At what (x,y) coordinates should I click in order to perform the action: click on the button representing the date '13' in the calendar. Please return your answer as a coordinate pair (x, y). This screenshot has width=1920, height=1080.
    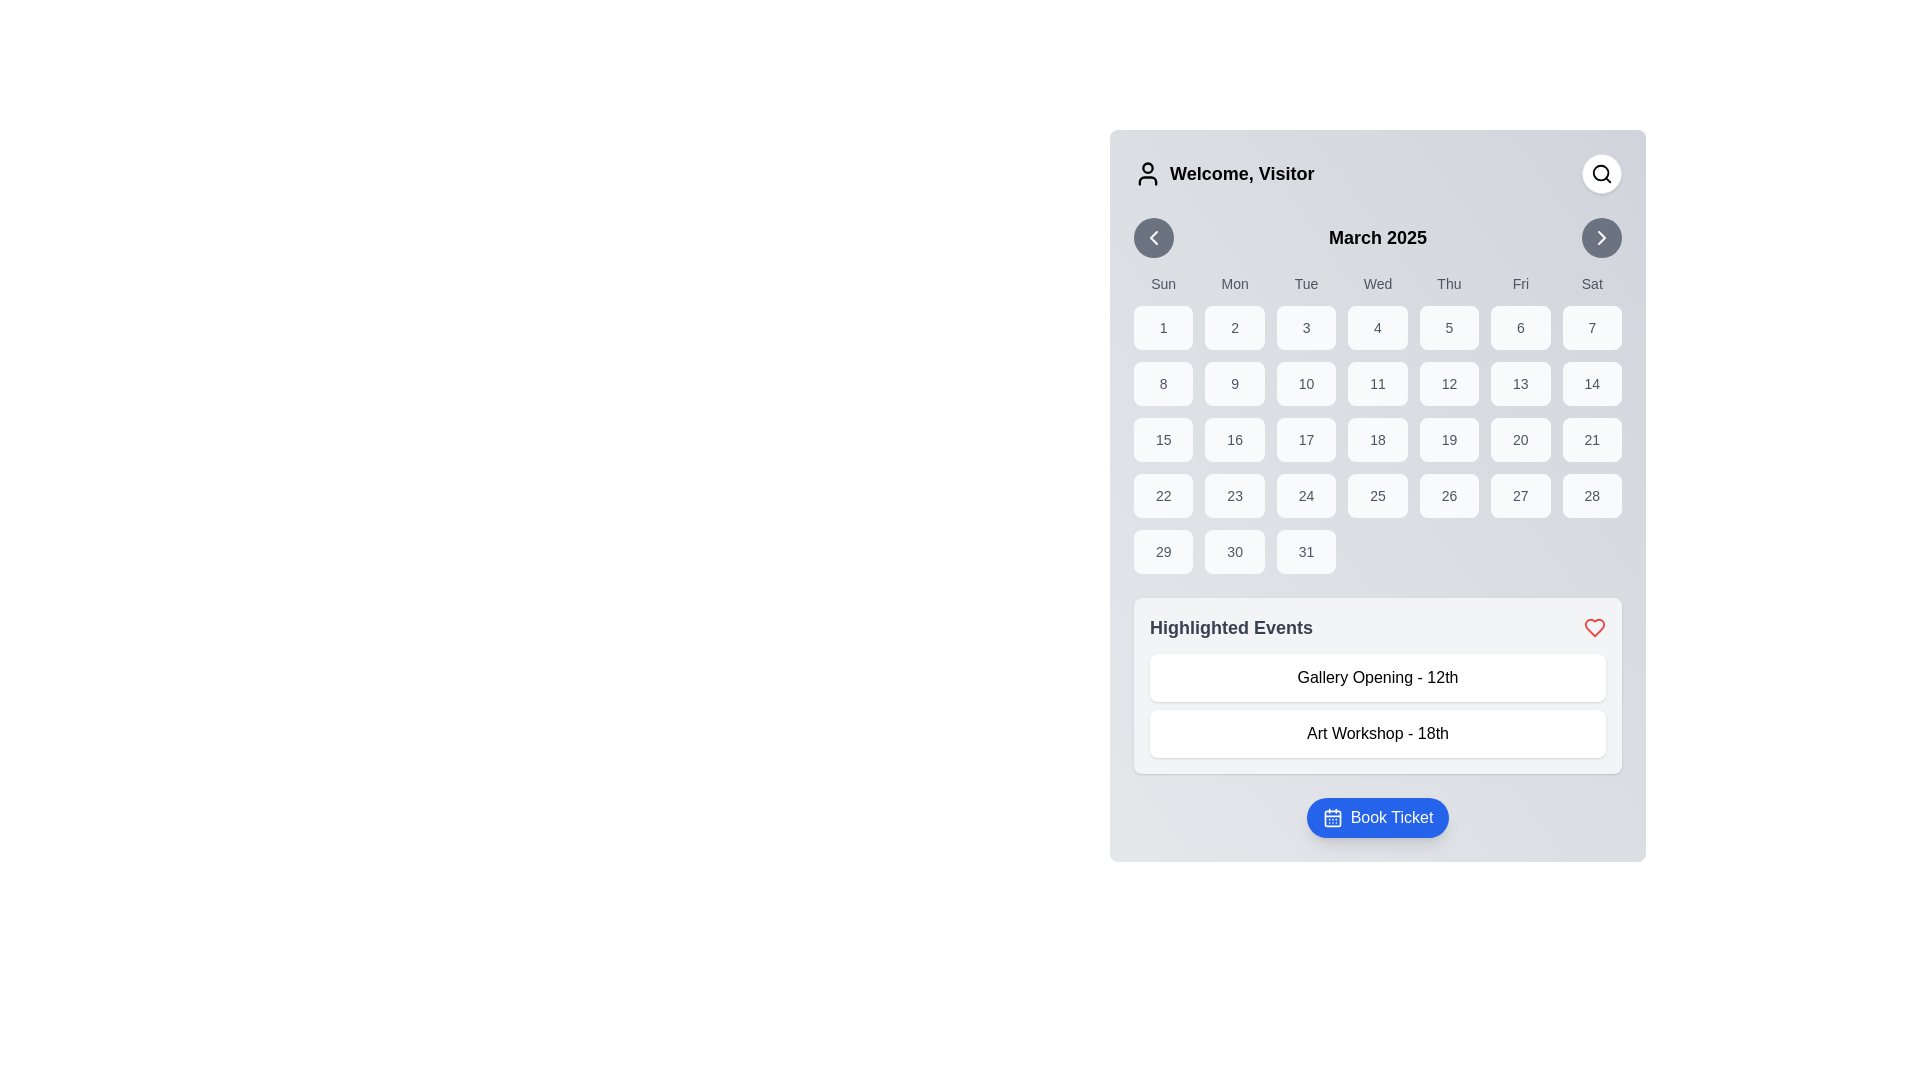
    Looking at the image, I should click on (1520, 384).